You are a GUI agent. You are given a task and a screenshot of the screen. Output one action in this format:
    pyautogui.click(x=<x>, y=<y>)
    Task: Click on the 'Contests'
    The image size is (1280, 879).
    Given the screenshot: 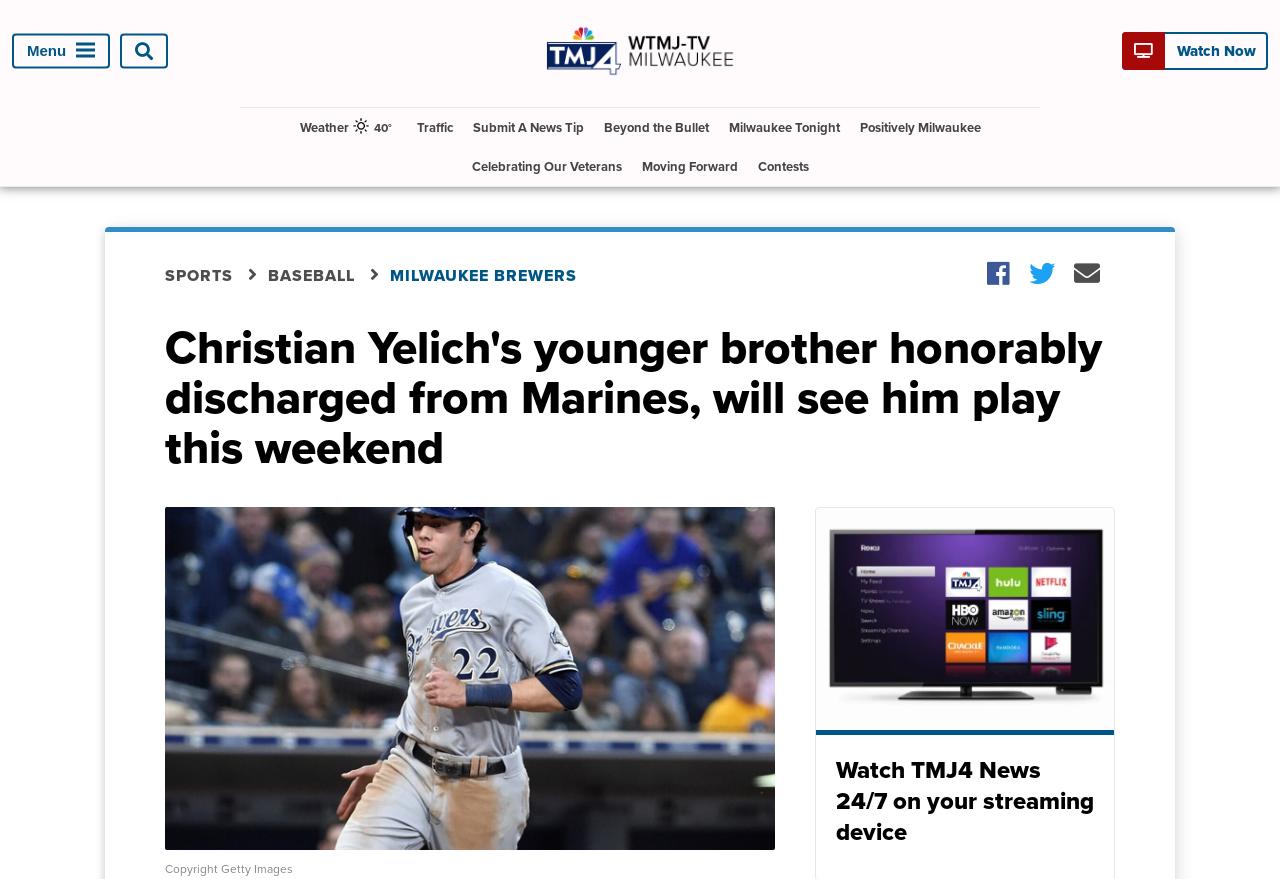 What is the action you would take?
    pyautogui.click(x=781, y=164)
    